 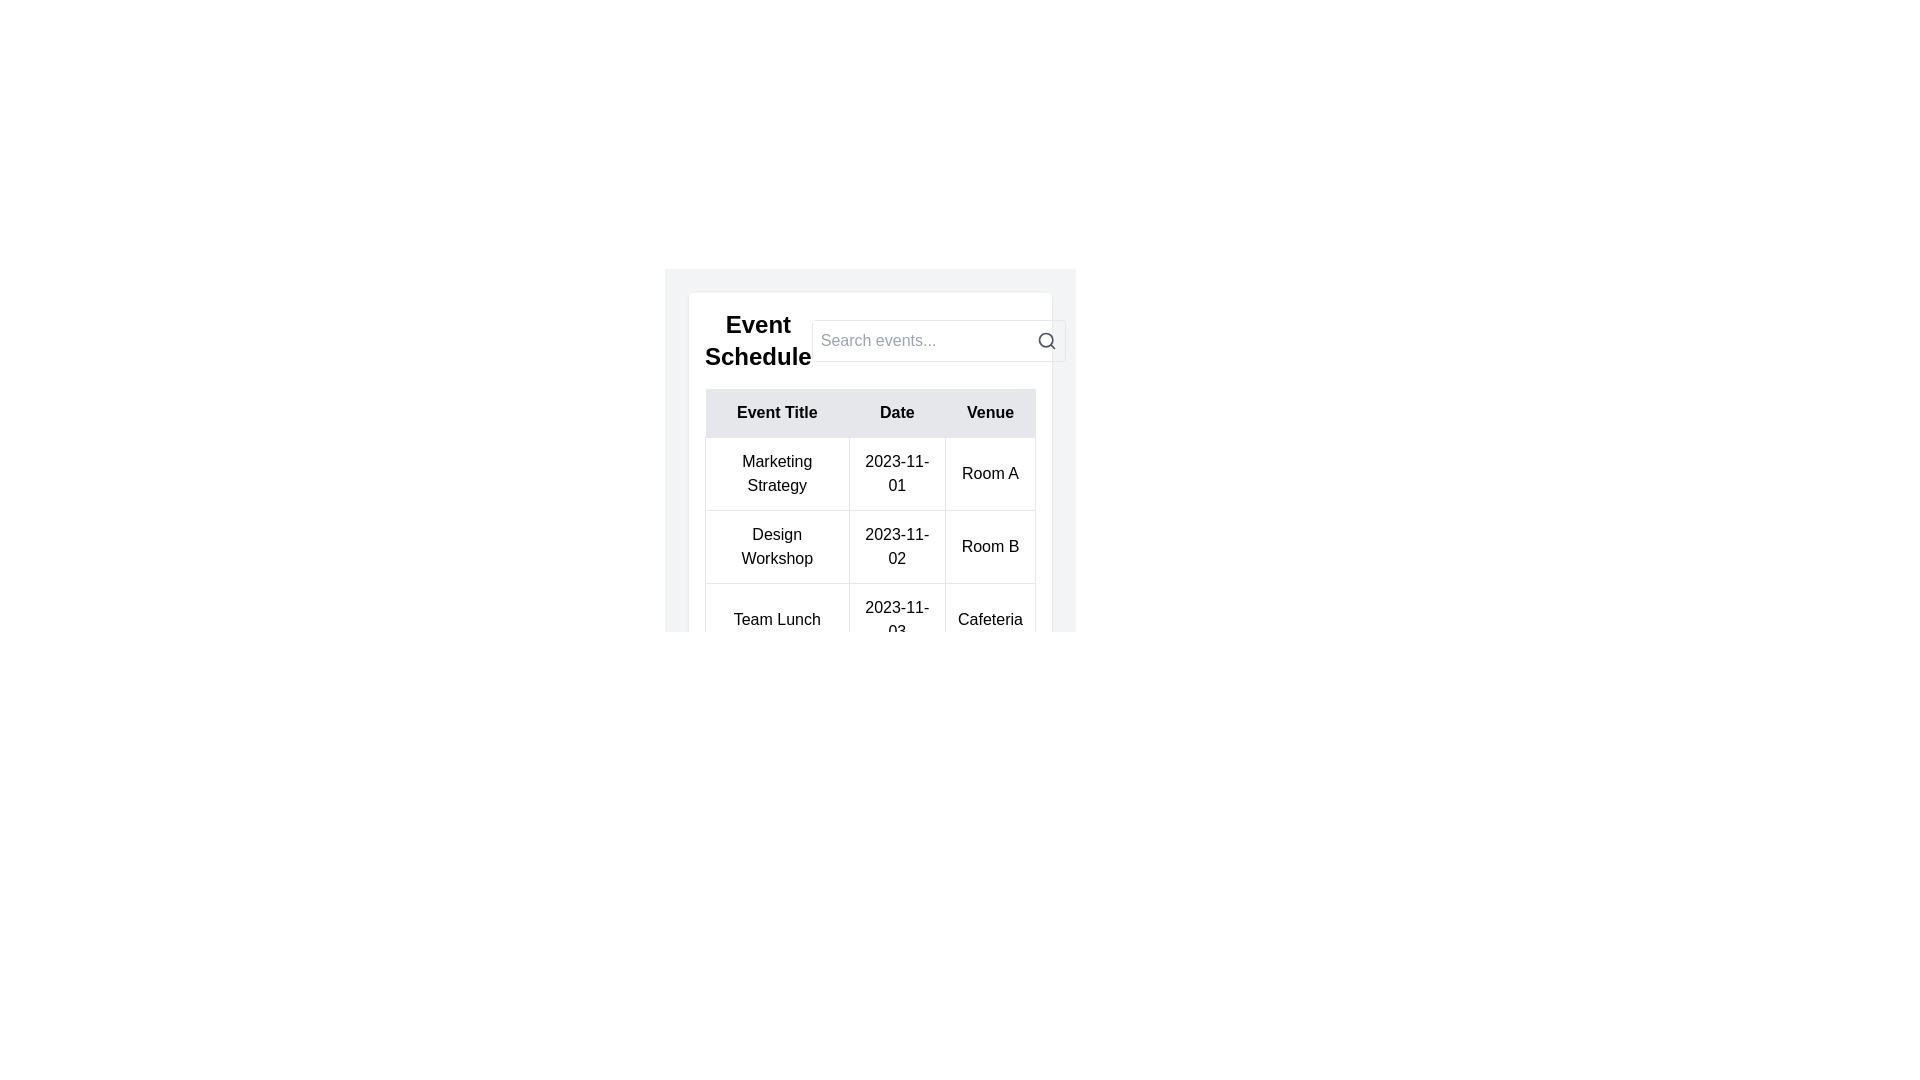 What do you see at coordinates (870, 522) in the screenshot?
I see `the table cell in the second row and second column of the 'Event Schedule' card that displays the date for the 'Design Workshop' event` at bounding box center [870, 522].